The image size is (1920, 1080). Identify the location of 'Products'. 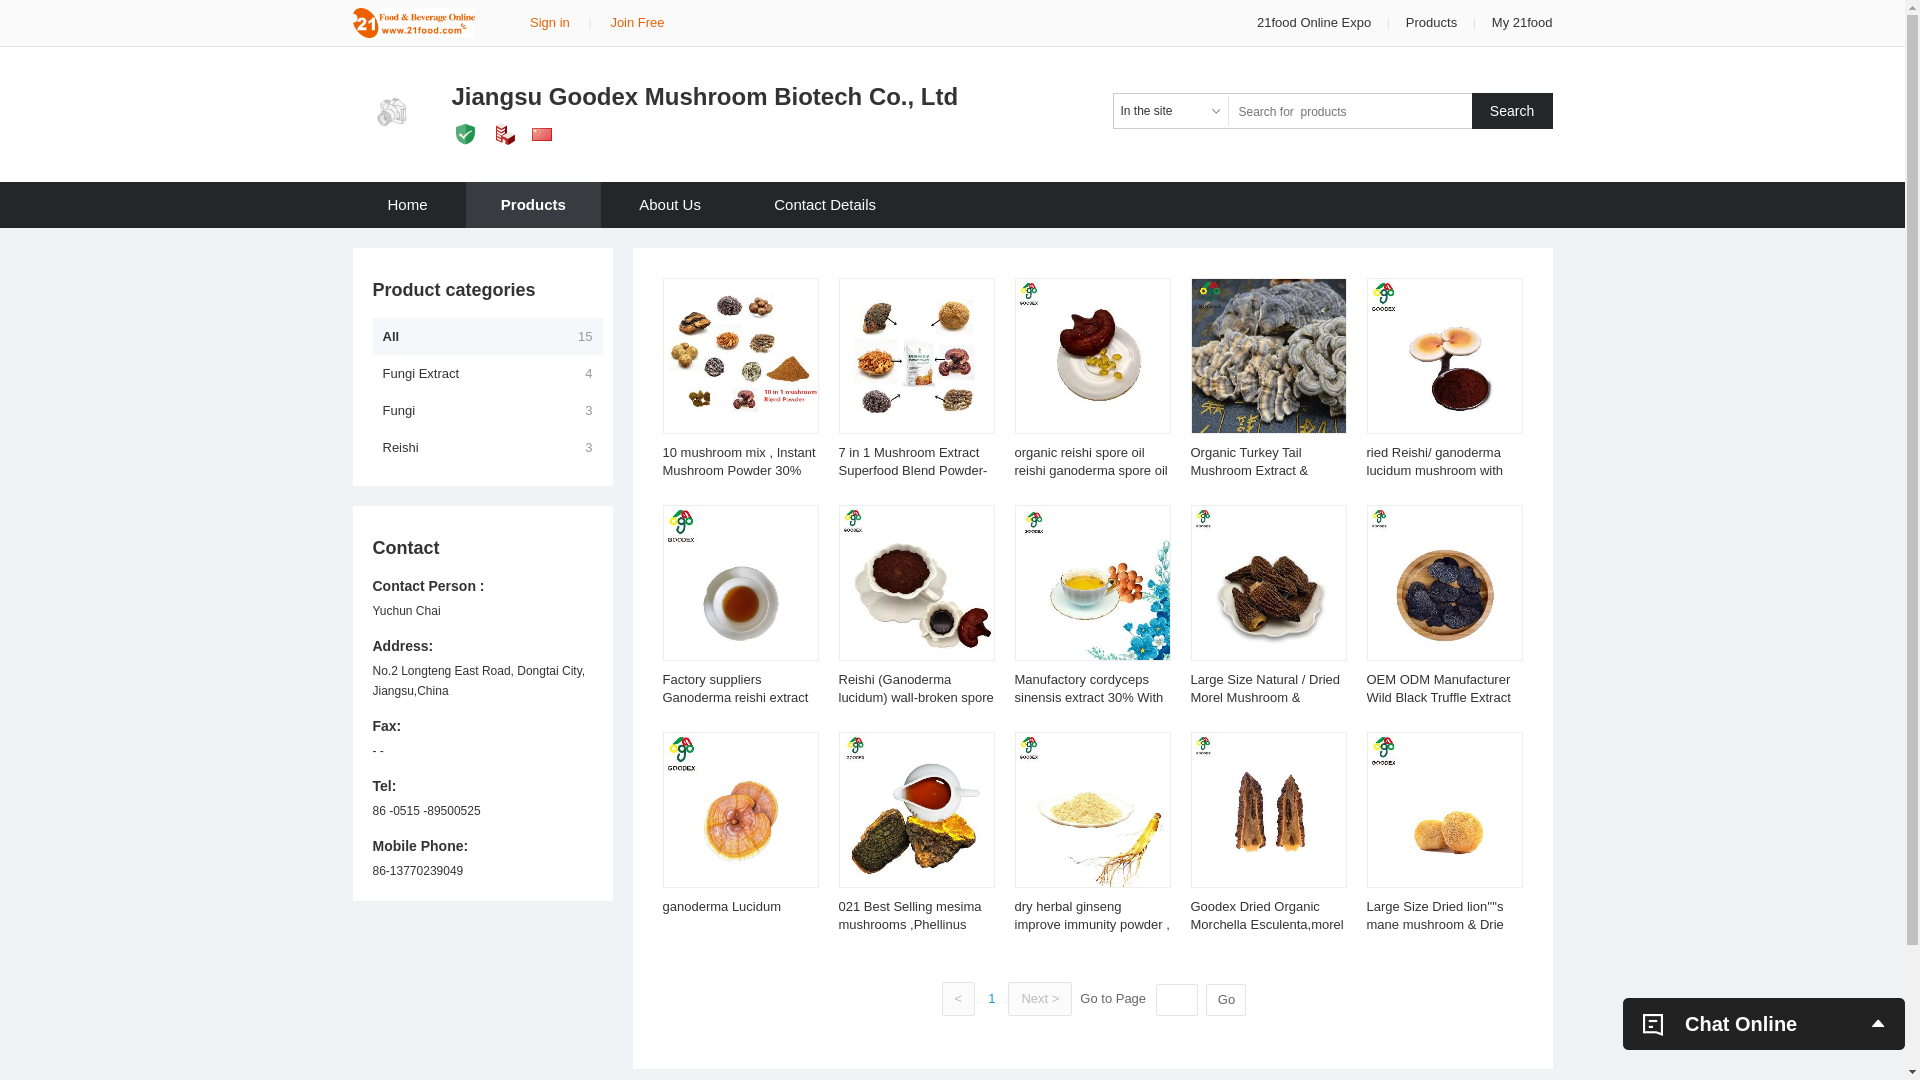
(1405, 22).